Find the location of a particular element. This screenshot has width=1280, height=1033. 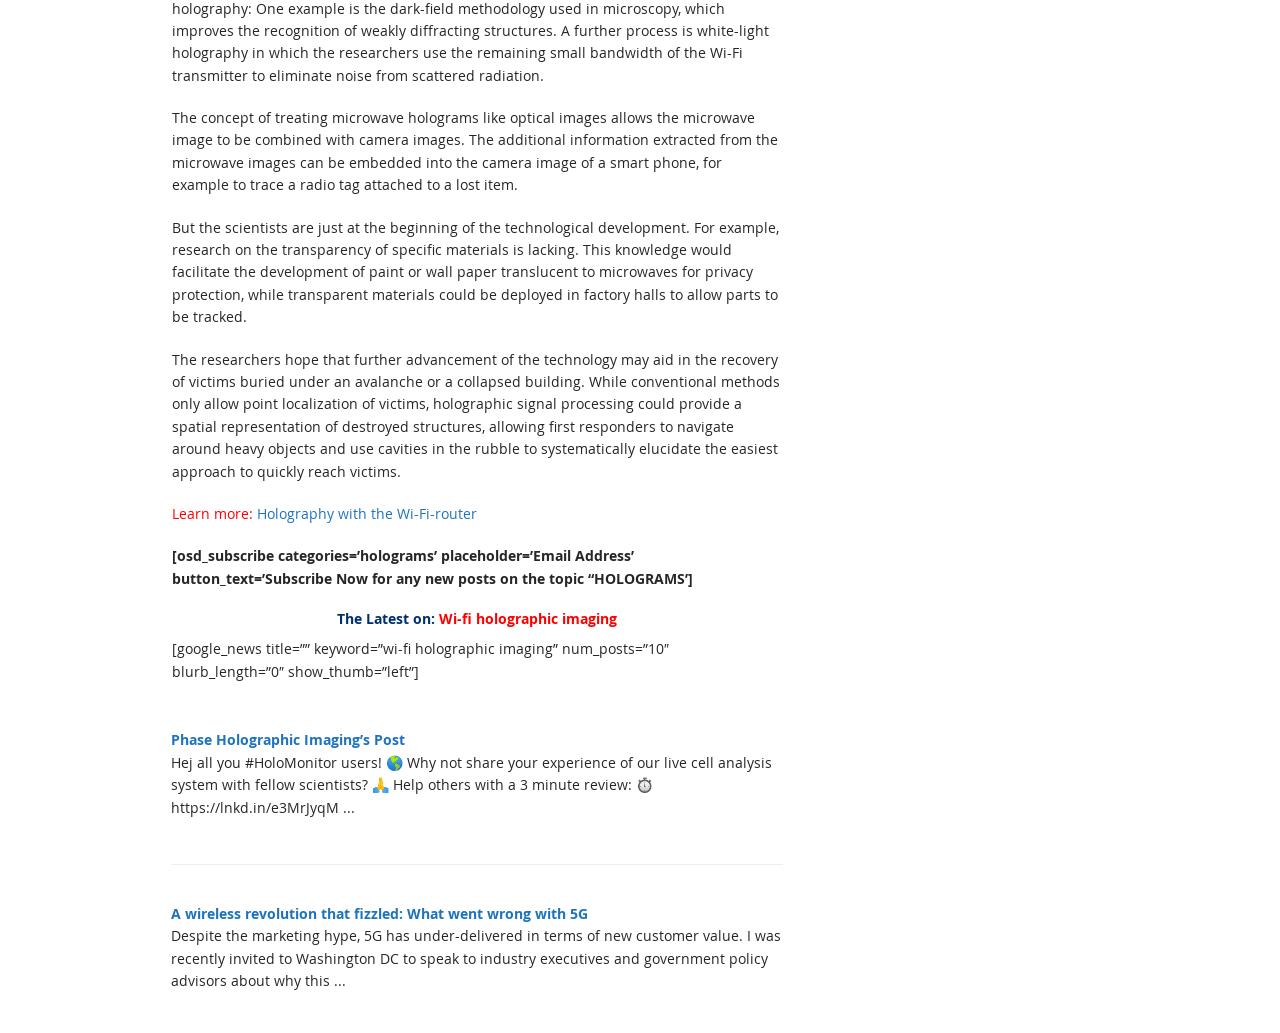

'Wi-fi holographic imaging' is located at coordinates (528, 617).